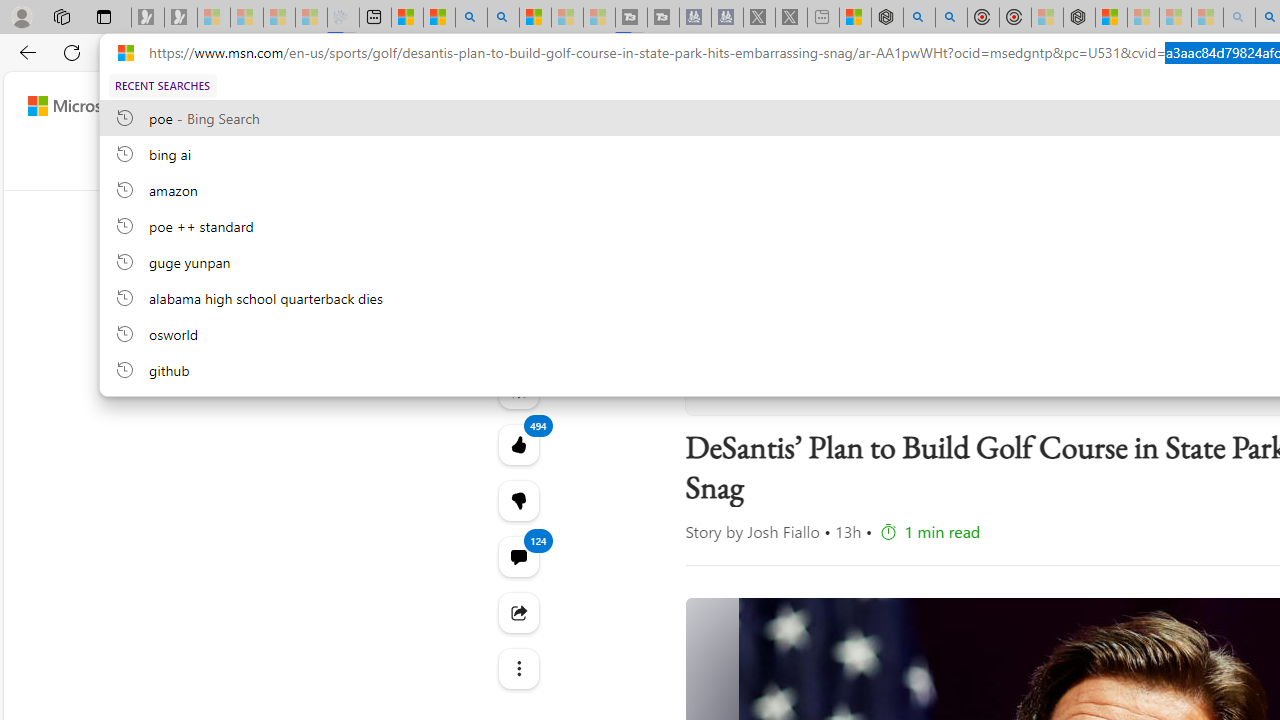 The image size is (1280, 720). Describe the element at coordinates (181, 17) in the screenshot. I see `'Newsletter Sign Up - Sleeping'` at that location.